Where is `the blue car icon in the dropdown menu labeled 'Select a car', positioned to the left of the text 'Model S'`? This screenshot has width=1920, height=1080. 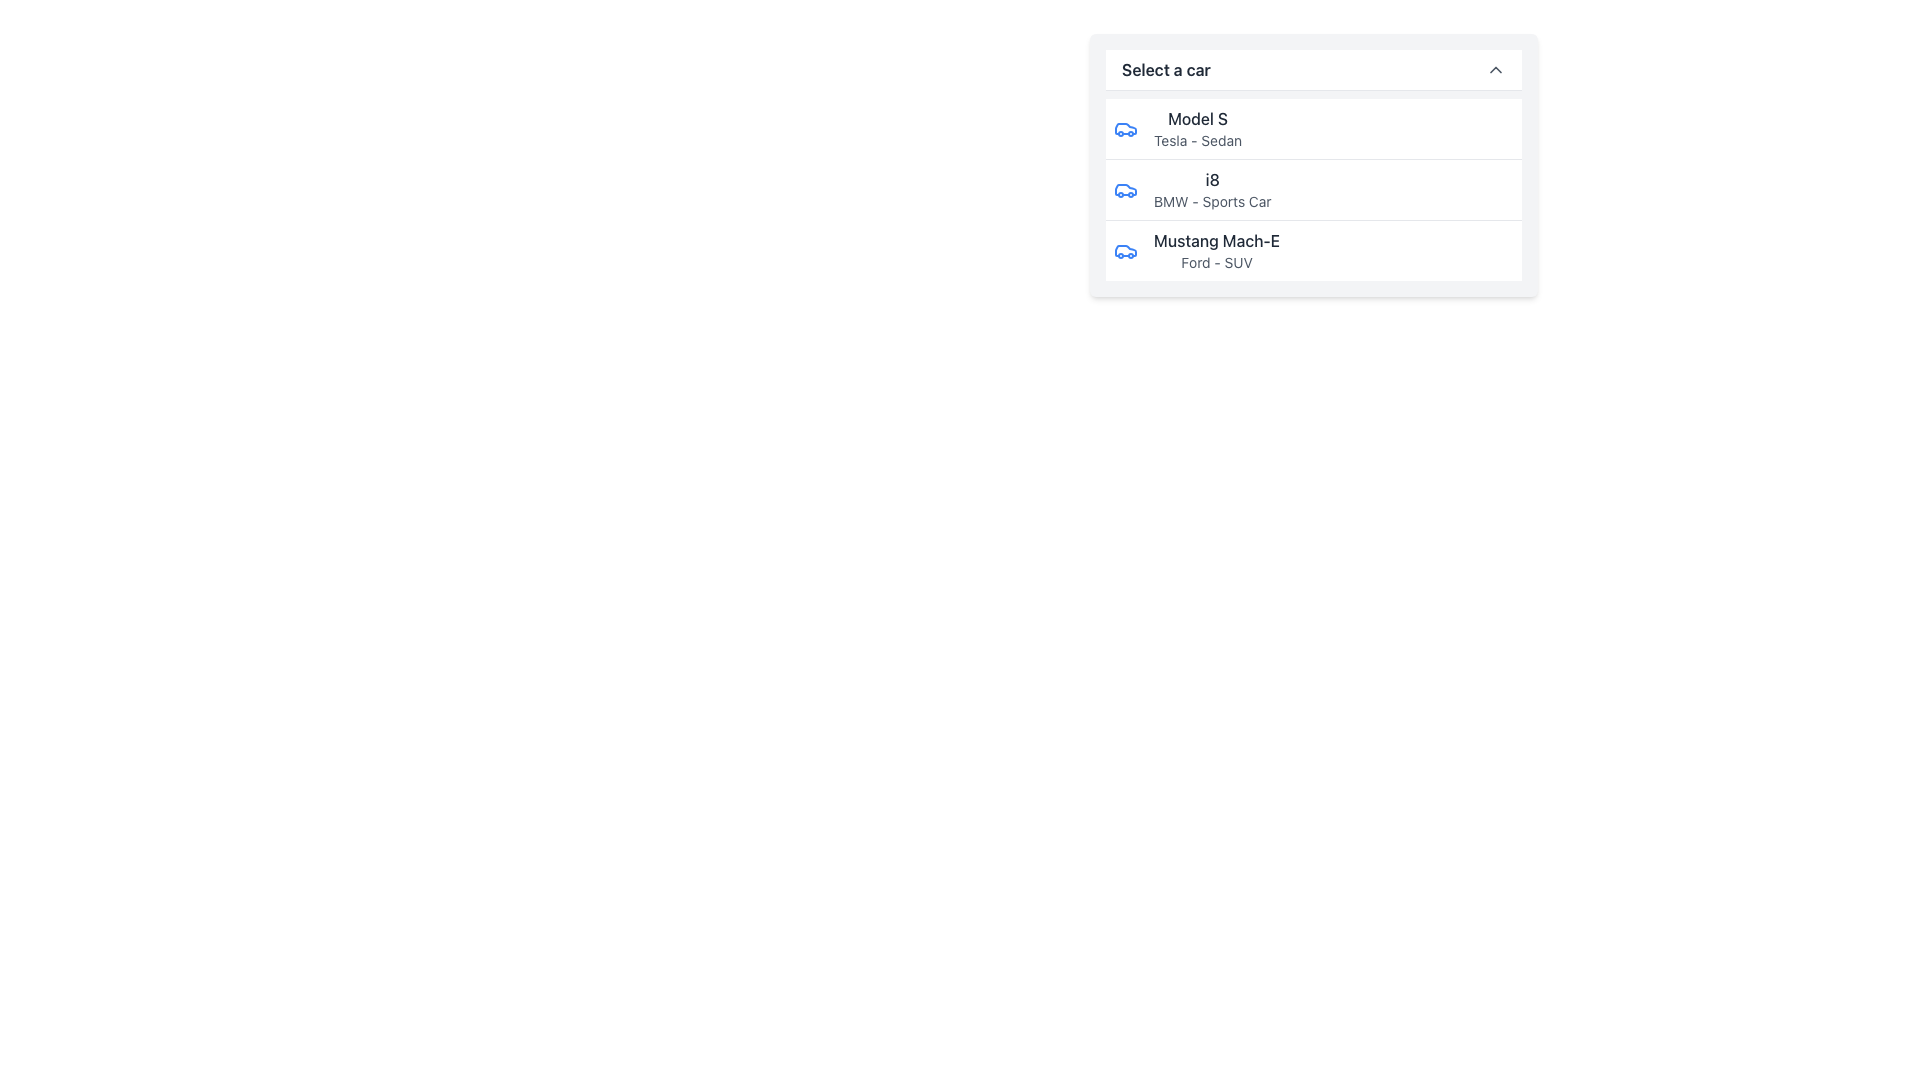
the blue car icon in the dropdown menu labeled 'Select a car', positioned to the left of the text 'Model S' is located at coordinates (1126, 128).